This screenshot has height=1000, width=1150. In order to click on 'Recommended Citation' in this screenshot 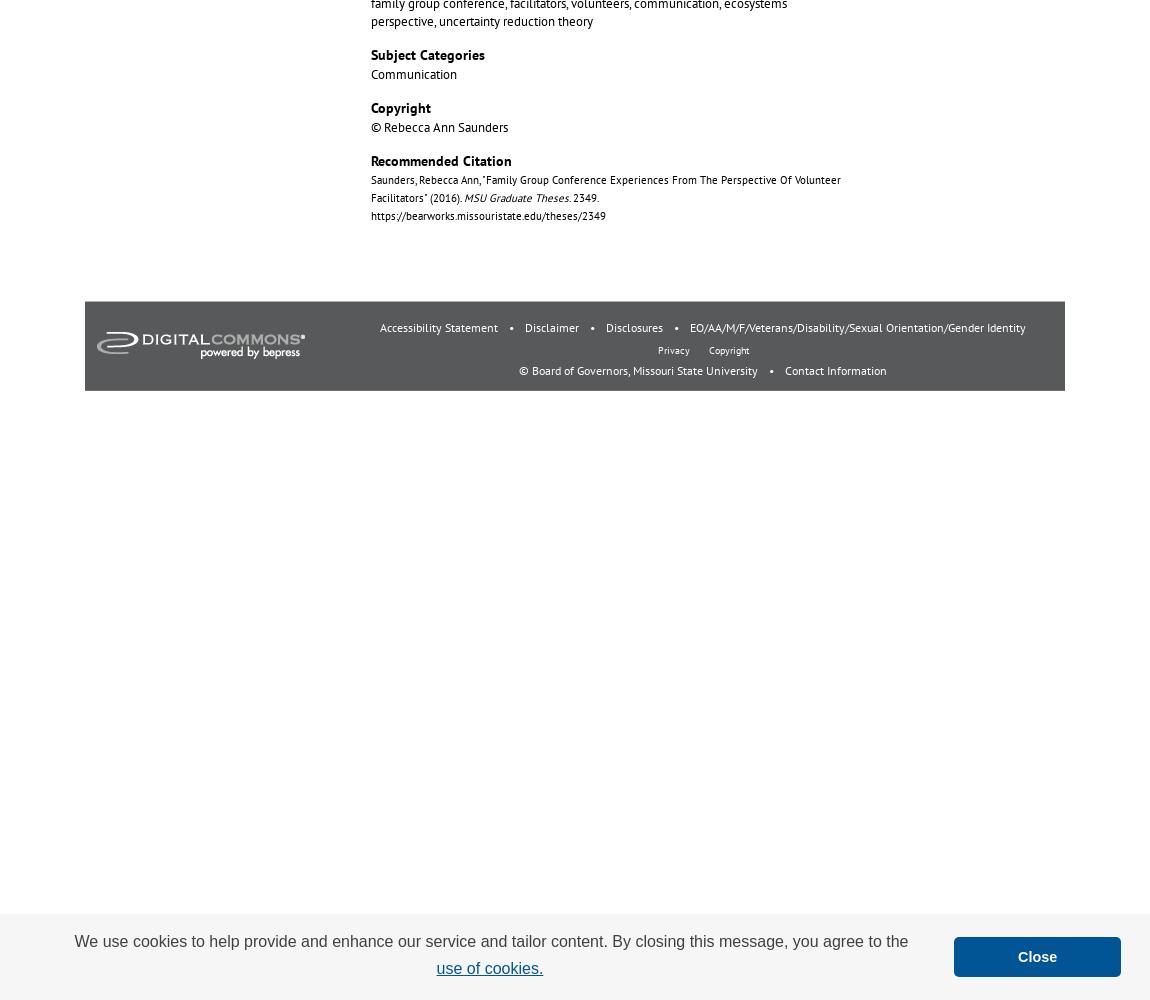, I will do `click(370, 160)`.